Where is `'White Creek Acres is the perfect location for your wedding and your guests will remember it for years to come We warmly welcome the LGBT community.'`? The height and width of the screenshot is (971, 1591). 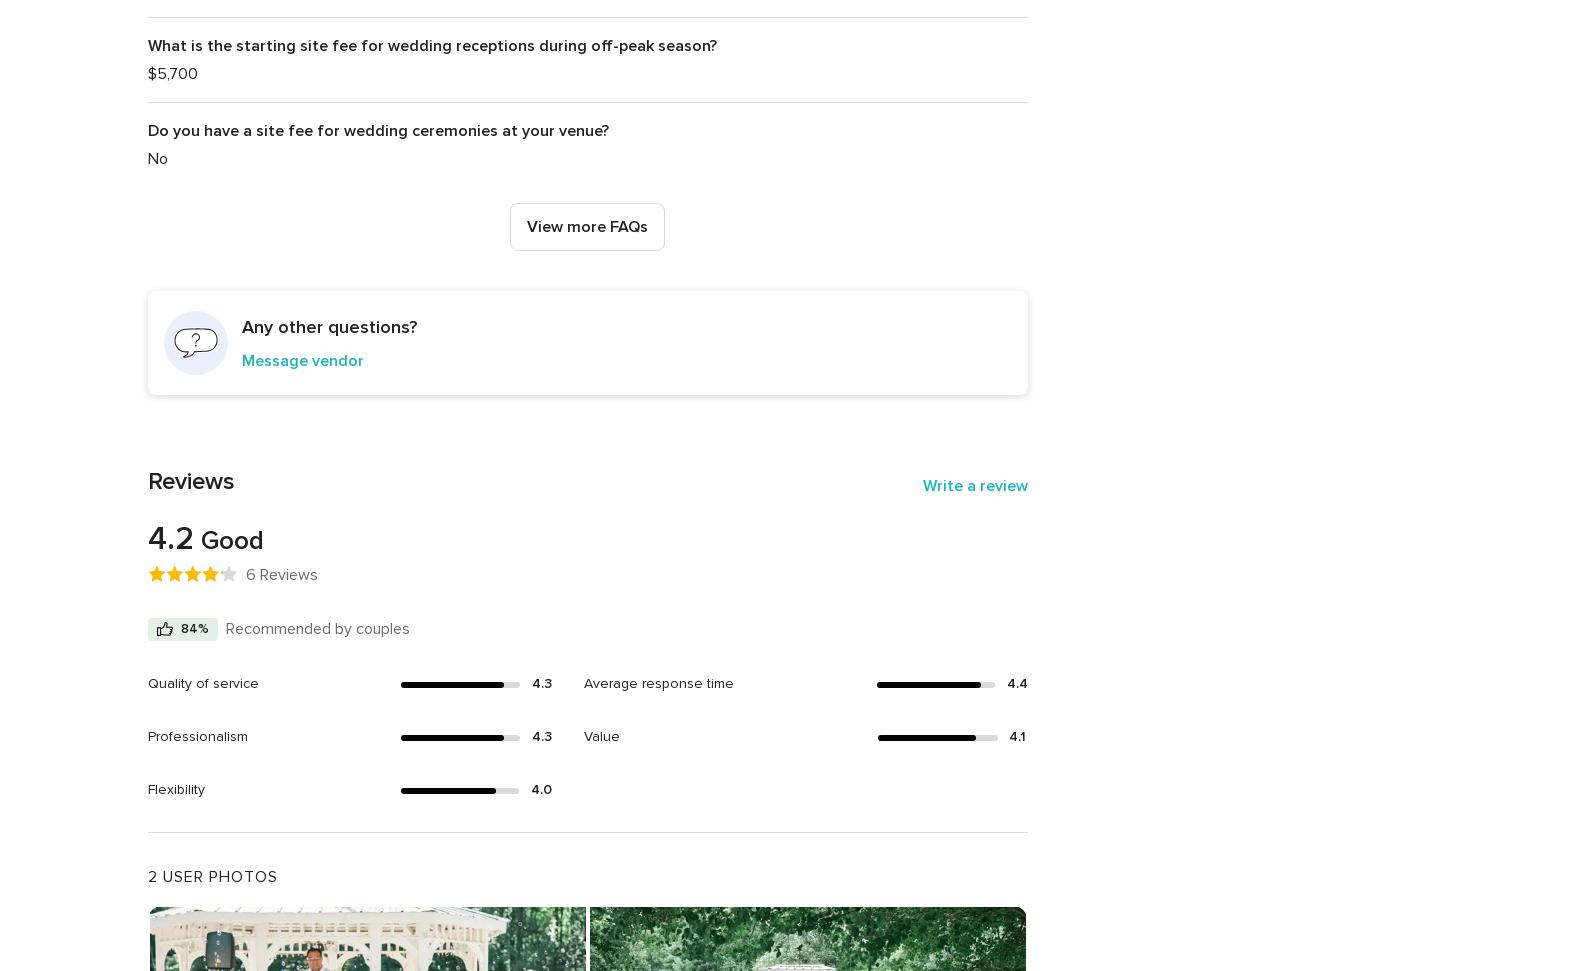 'White Creek Acres is the perfect location for your wedding and your guests will remember it for years to come We warmly welcome the LGBT community.' is located at coordinates (567, 442).